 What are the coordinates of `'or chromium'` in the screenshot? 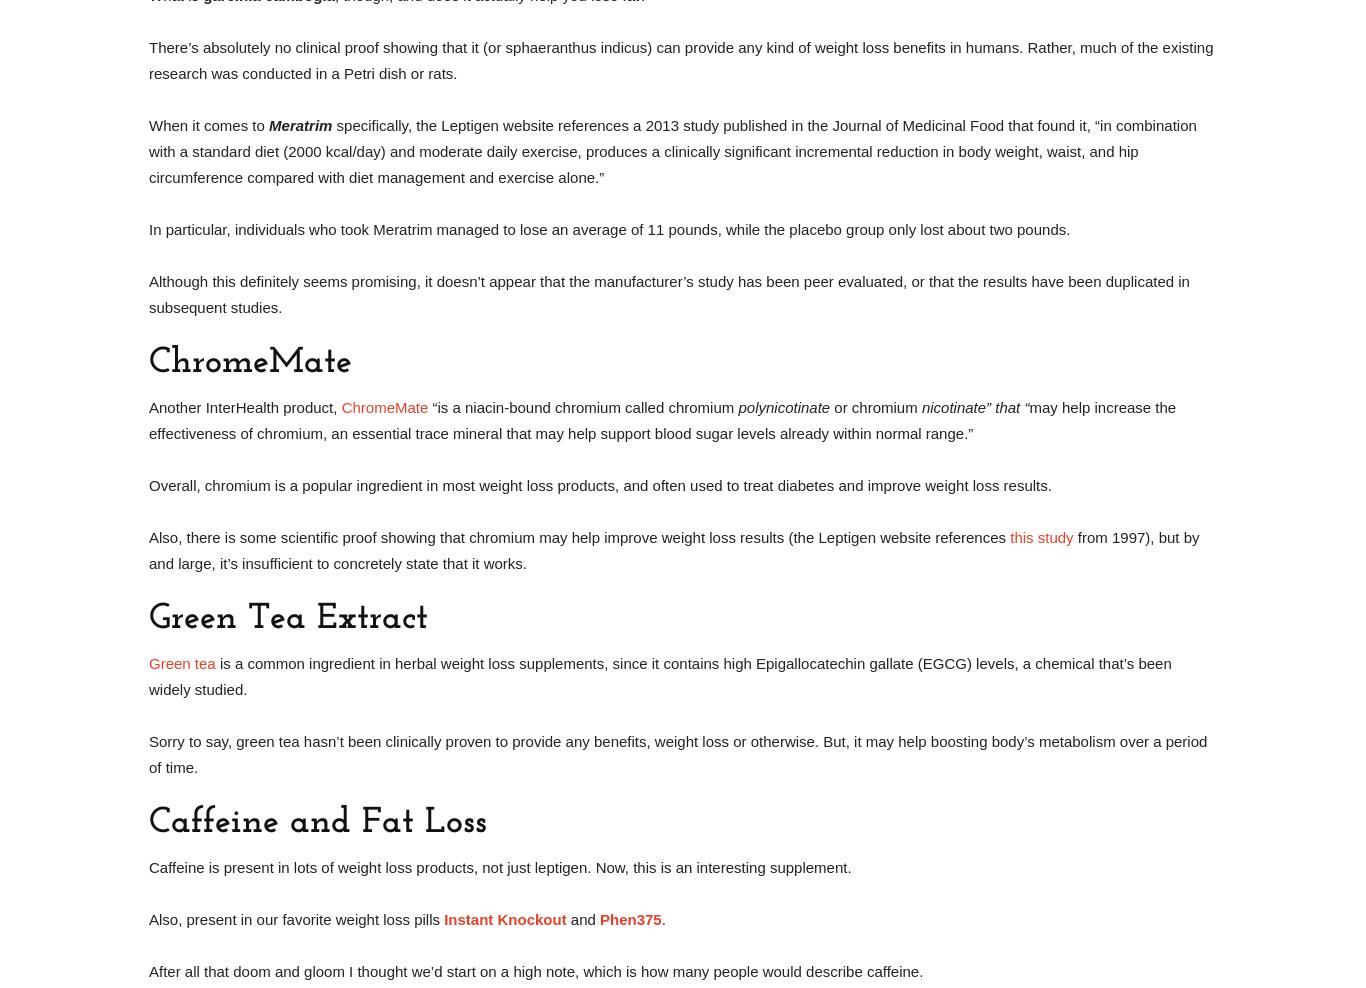 It's located at (874, 406).